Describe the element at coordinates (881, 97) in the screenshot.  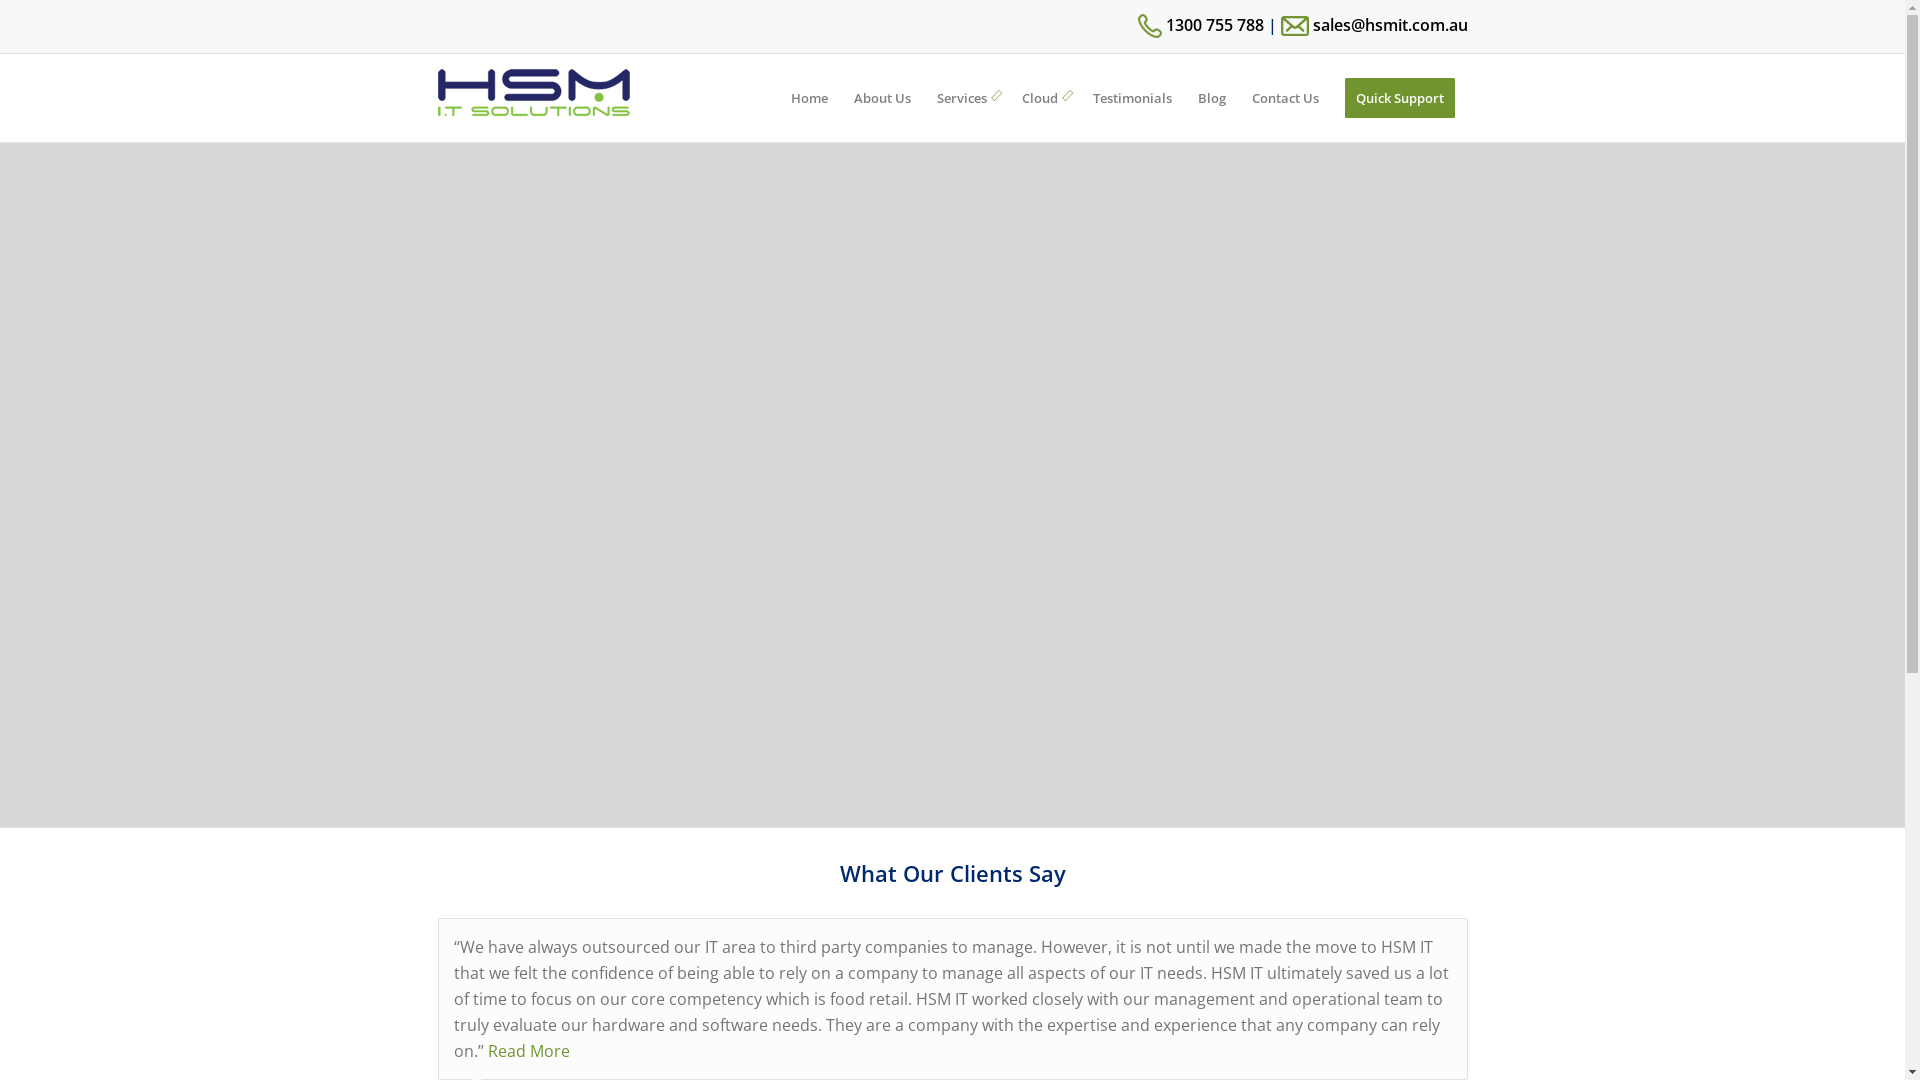
I see `'About Us'` at that location.